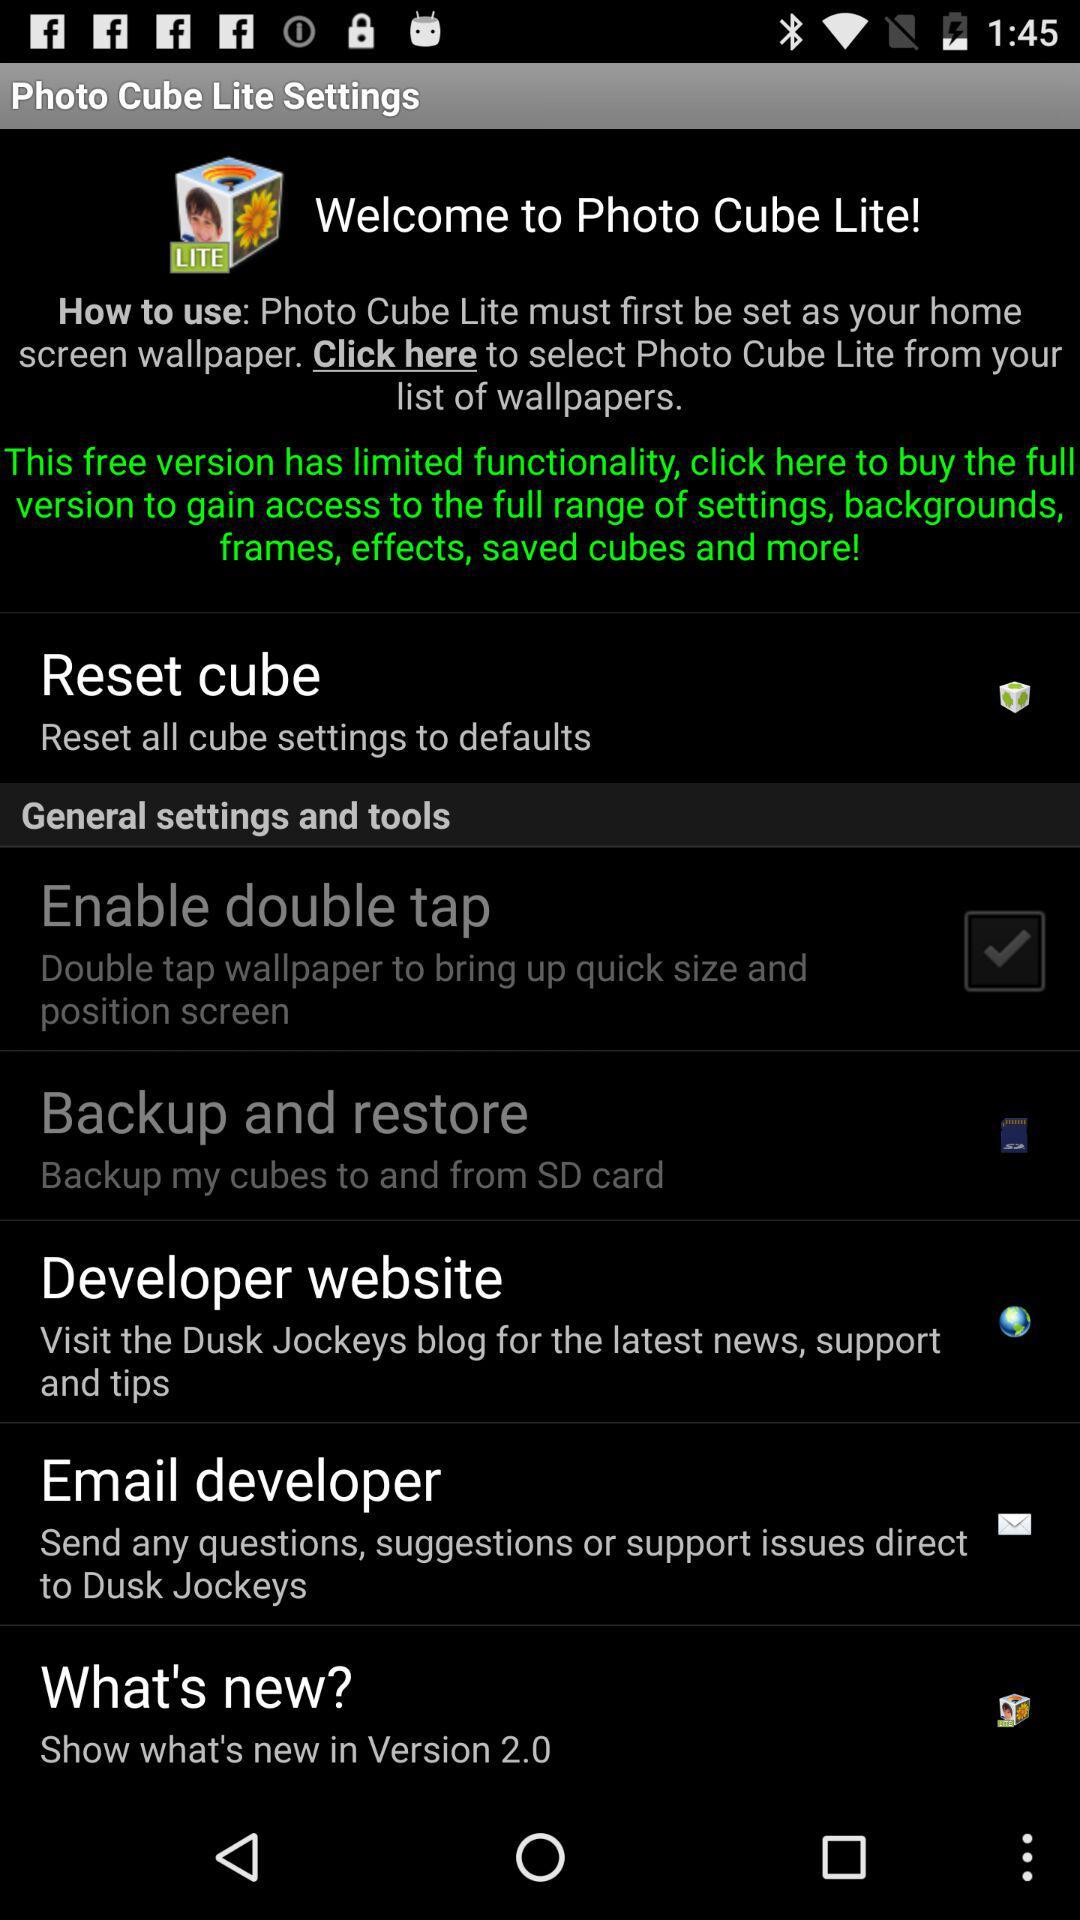 Image resolution: width=1080 pixels, height=1920 pixels. I want to click on the item below how to use, so click(540, 511).